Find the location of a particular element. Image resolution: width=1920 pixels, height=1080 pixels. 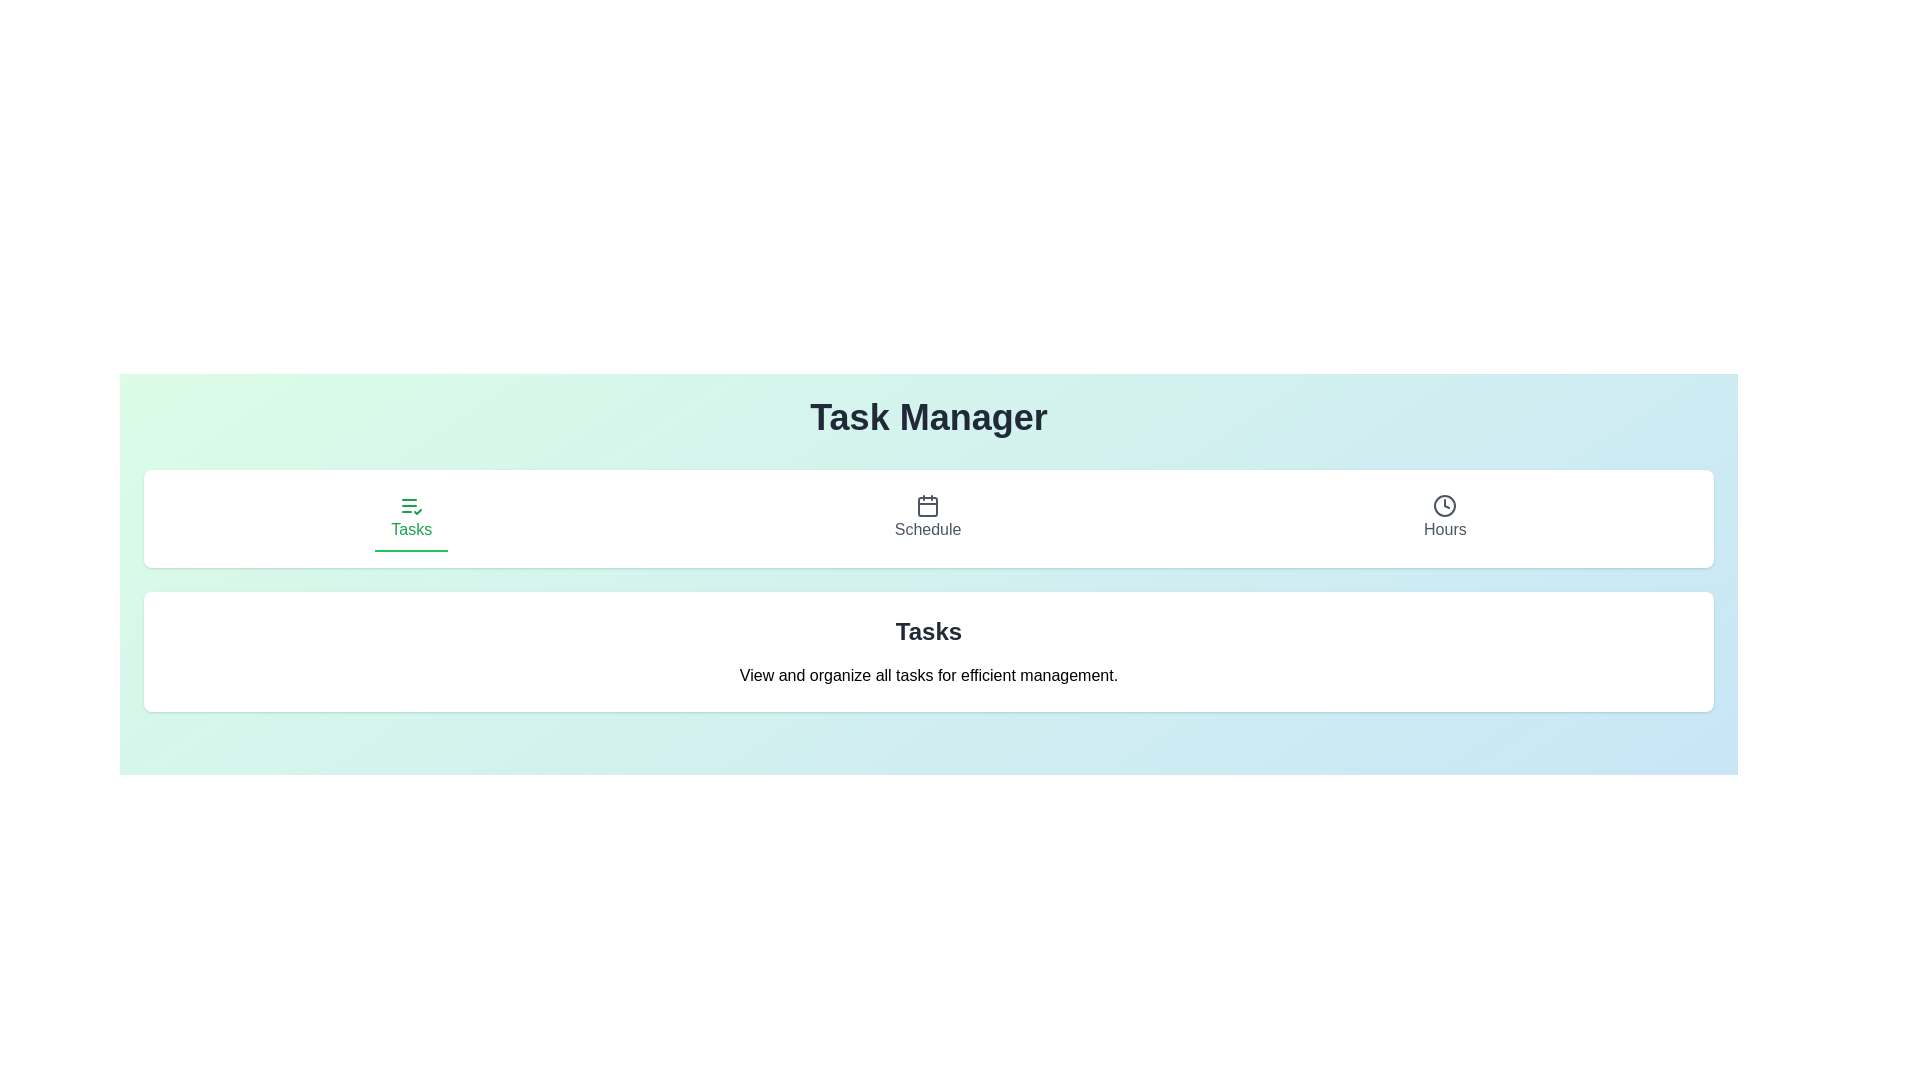

the 'Schedule' button with a calendar icon is located at coordinates (926, 518).